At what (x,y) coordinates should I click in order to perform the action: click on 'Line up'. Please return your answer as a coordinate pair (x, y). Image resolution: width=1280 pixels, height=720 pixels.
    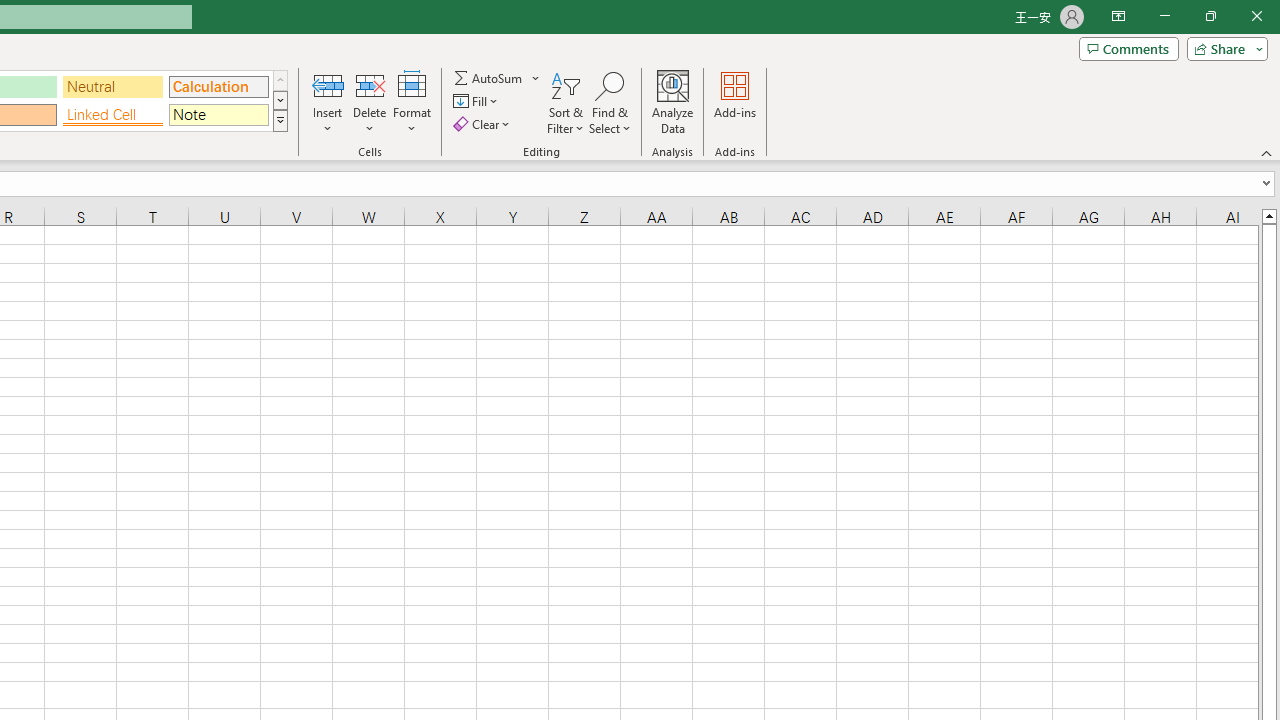
    Looking at the image, I should click on (1268, 215).